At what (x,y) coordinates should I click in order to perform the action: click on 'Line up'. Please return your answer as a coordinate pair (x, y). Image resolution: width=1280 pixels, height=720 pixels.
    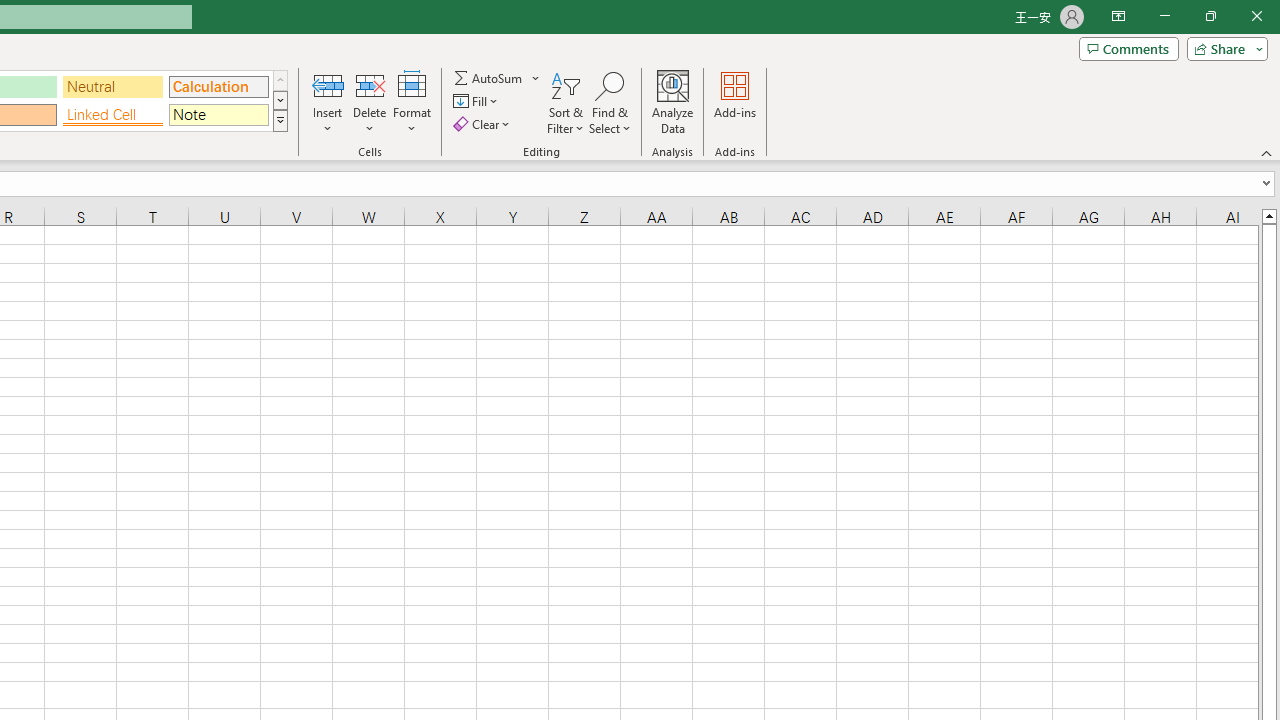
    Looking at the image, I should click on (1268, 215).